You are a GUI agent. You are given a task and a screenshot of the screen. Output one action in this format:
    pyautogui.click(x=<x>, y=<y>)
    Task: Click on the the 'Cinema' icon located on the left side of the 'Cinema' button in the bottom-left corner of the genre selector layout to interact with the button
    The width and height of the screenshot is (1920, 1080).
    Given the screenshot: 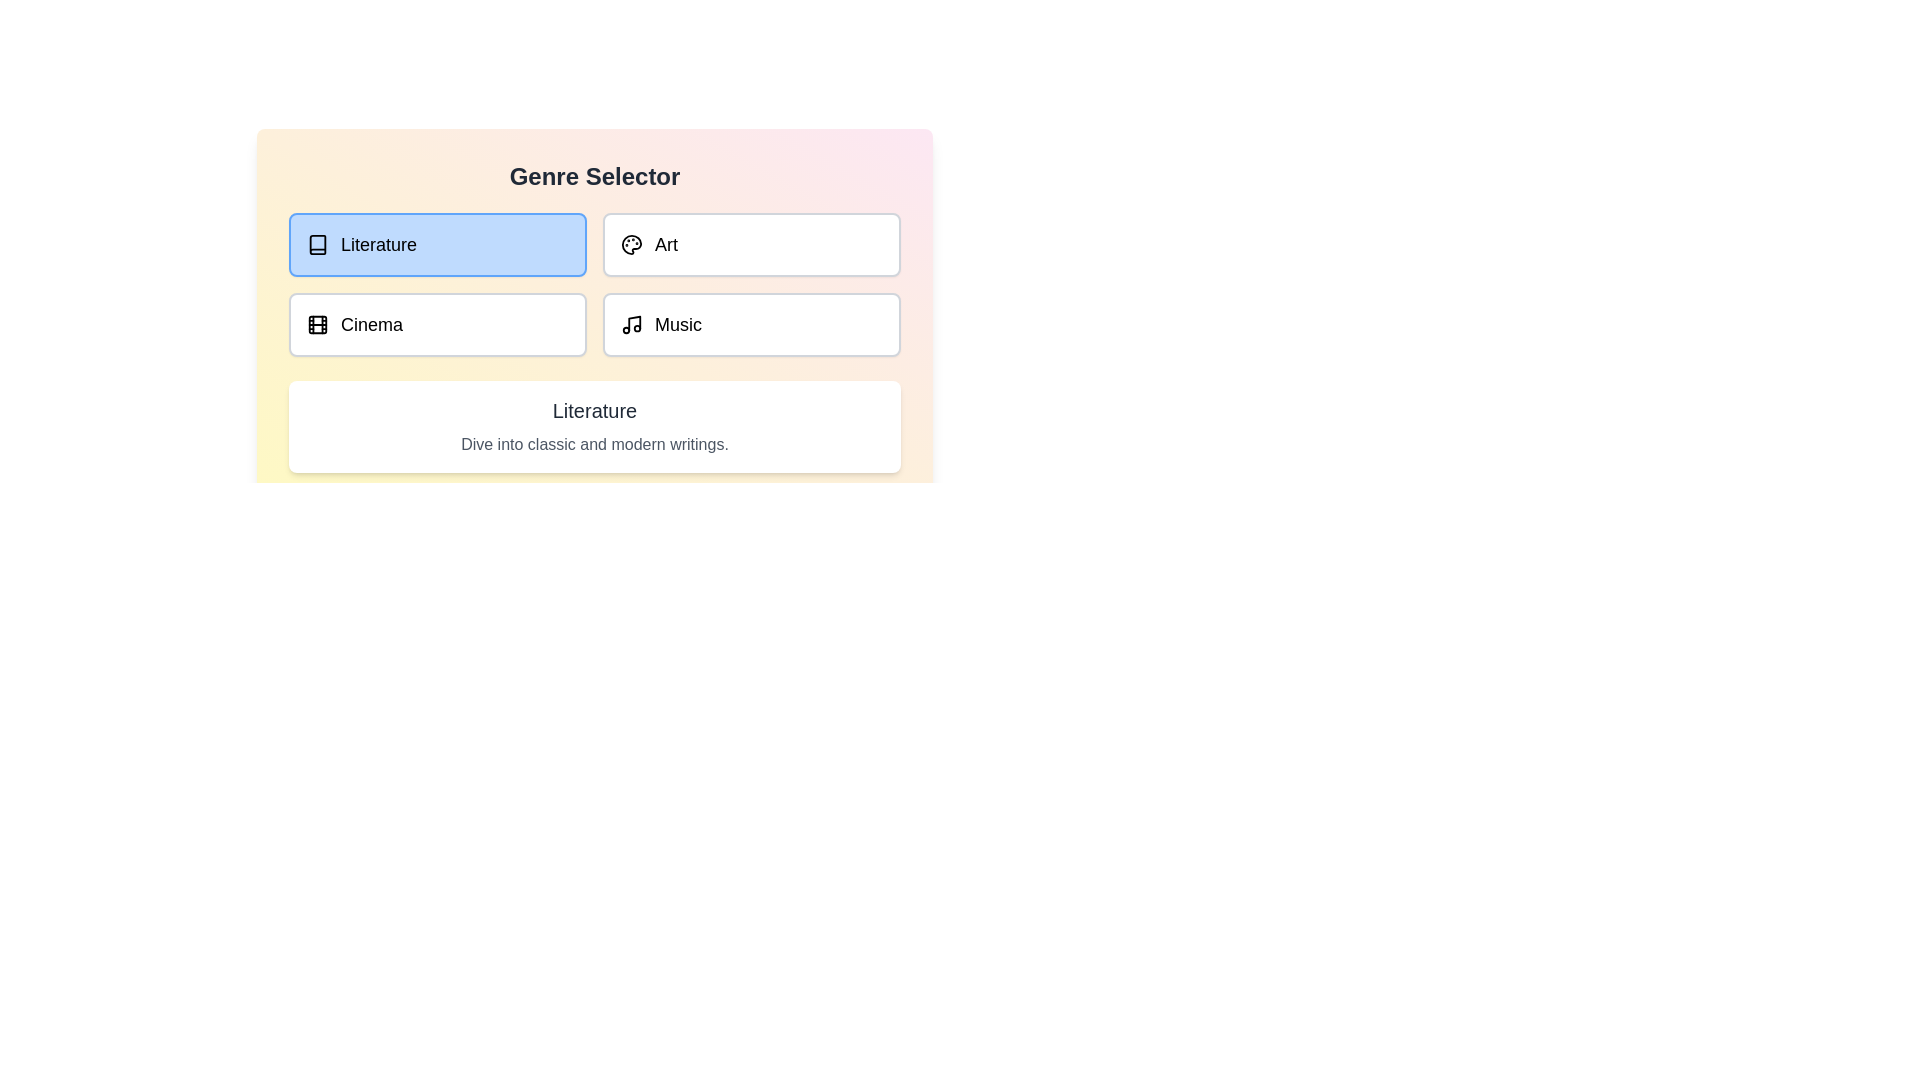 What is the action you would take?
    pyautogui.click(x=316, y=323)
    